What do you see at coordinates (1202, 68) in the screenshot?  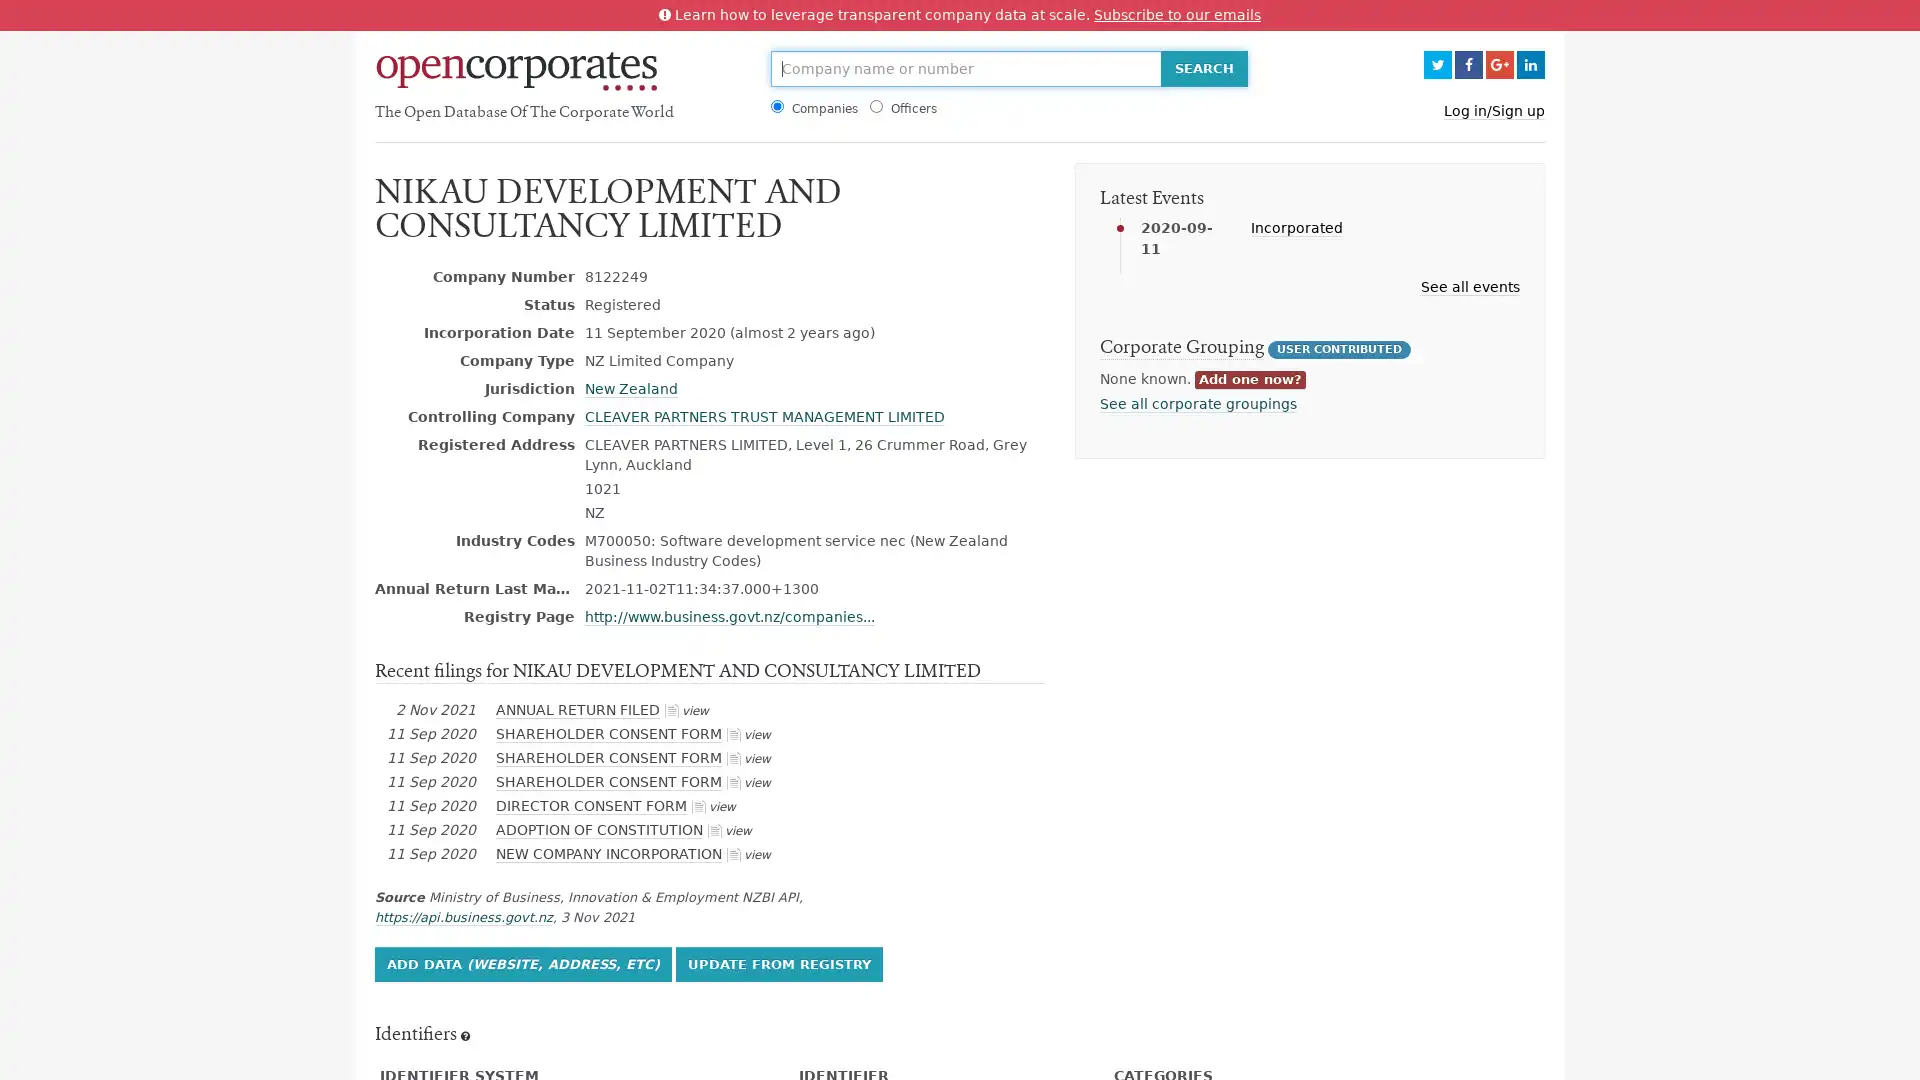 I see `SEARCH` at bounding box center [1202, 68].